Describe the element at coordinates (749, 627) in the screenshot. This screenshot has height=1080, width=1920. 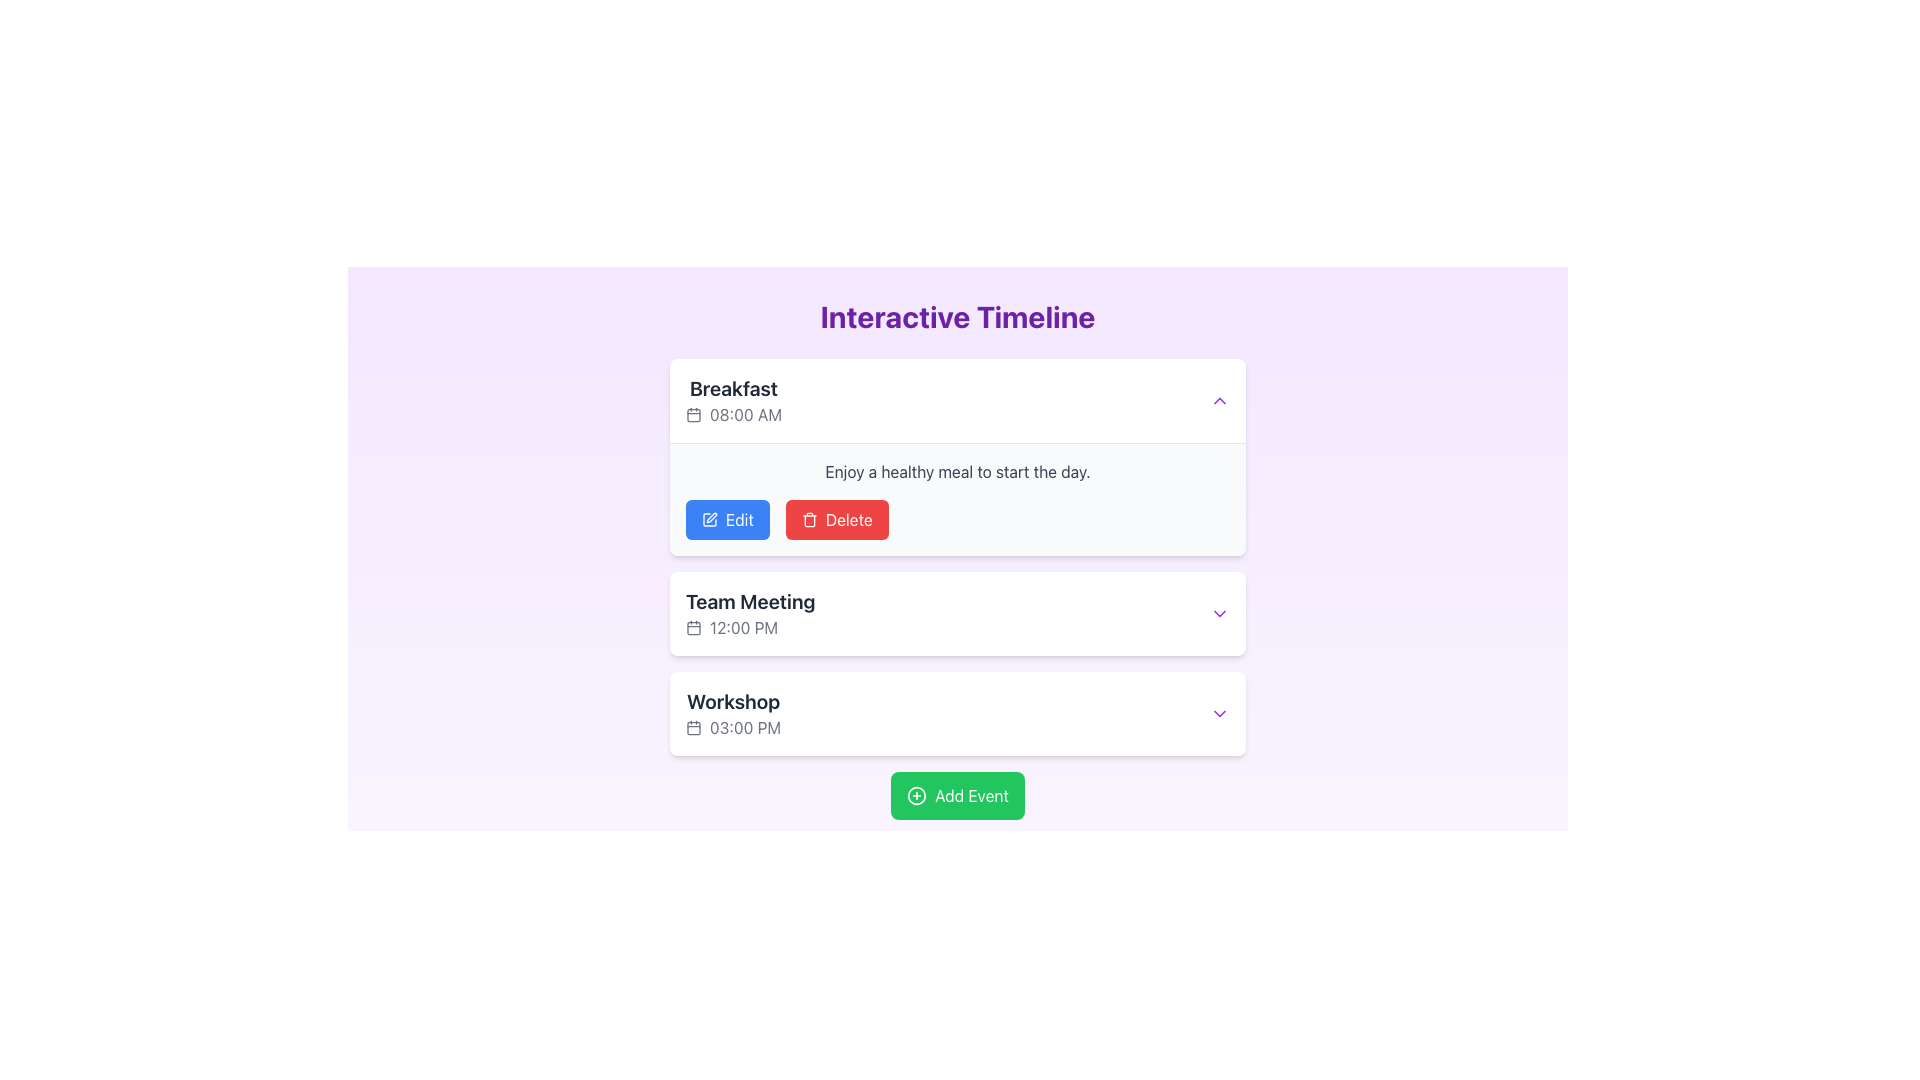
I see `the static label displaying the scheduled time '12:00 PM' for the 'Team Meeting' event, which is positioned below the event title and above additional details` at that location.